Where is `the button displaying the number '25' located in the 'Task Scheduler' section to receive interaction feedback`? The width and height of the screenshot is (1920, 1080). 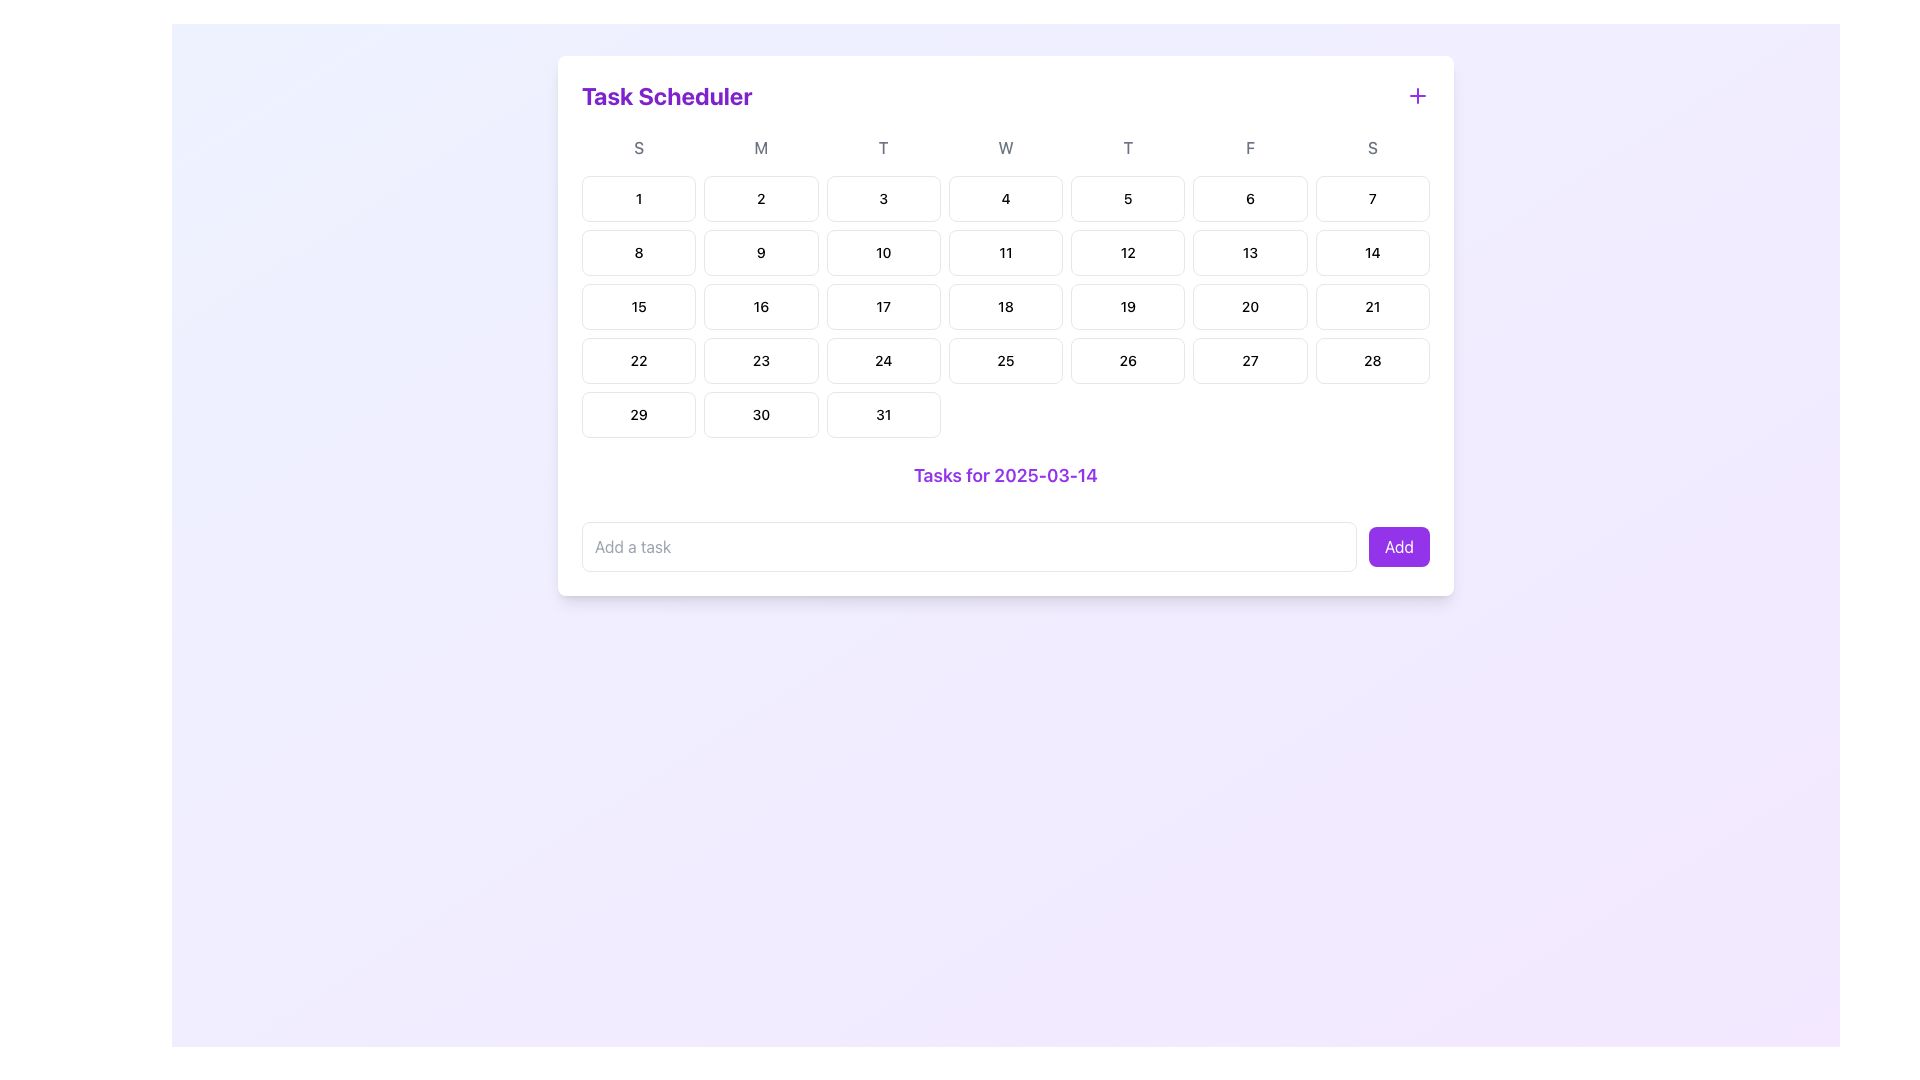 the button displaying the number '25' located in the 'Task Scheduler' section to receive interaction feedback is located at coordinates (1006, 361).